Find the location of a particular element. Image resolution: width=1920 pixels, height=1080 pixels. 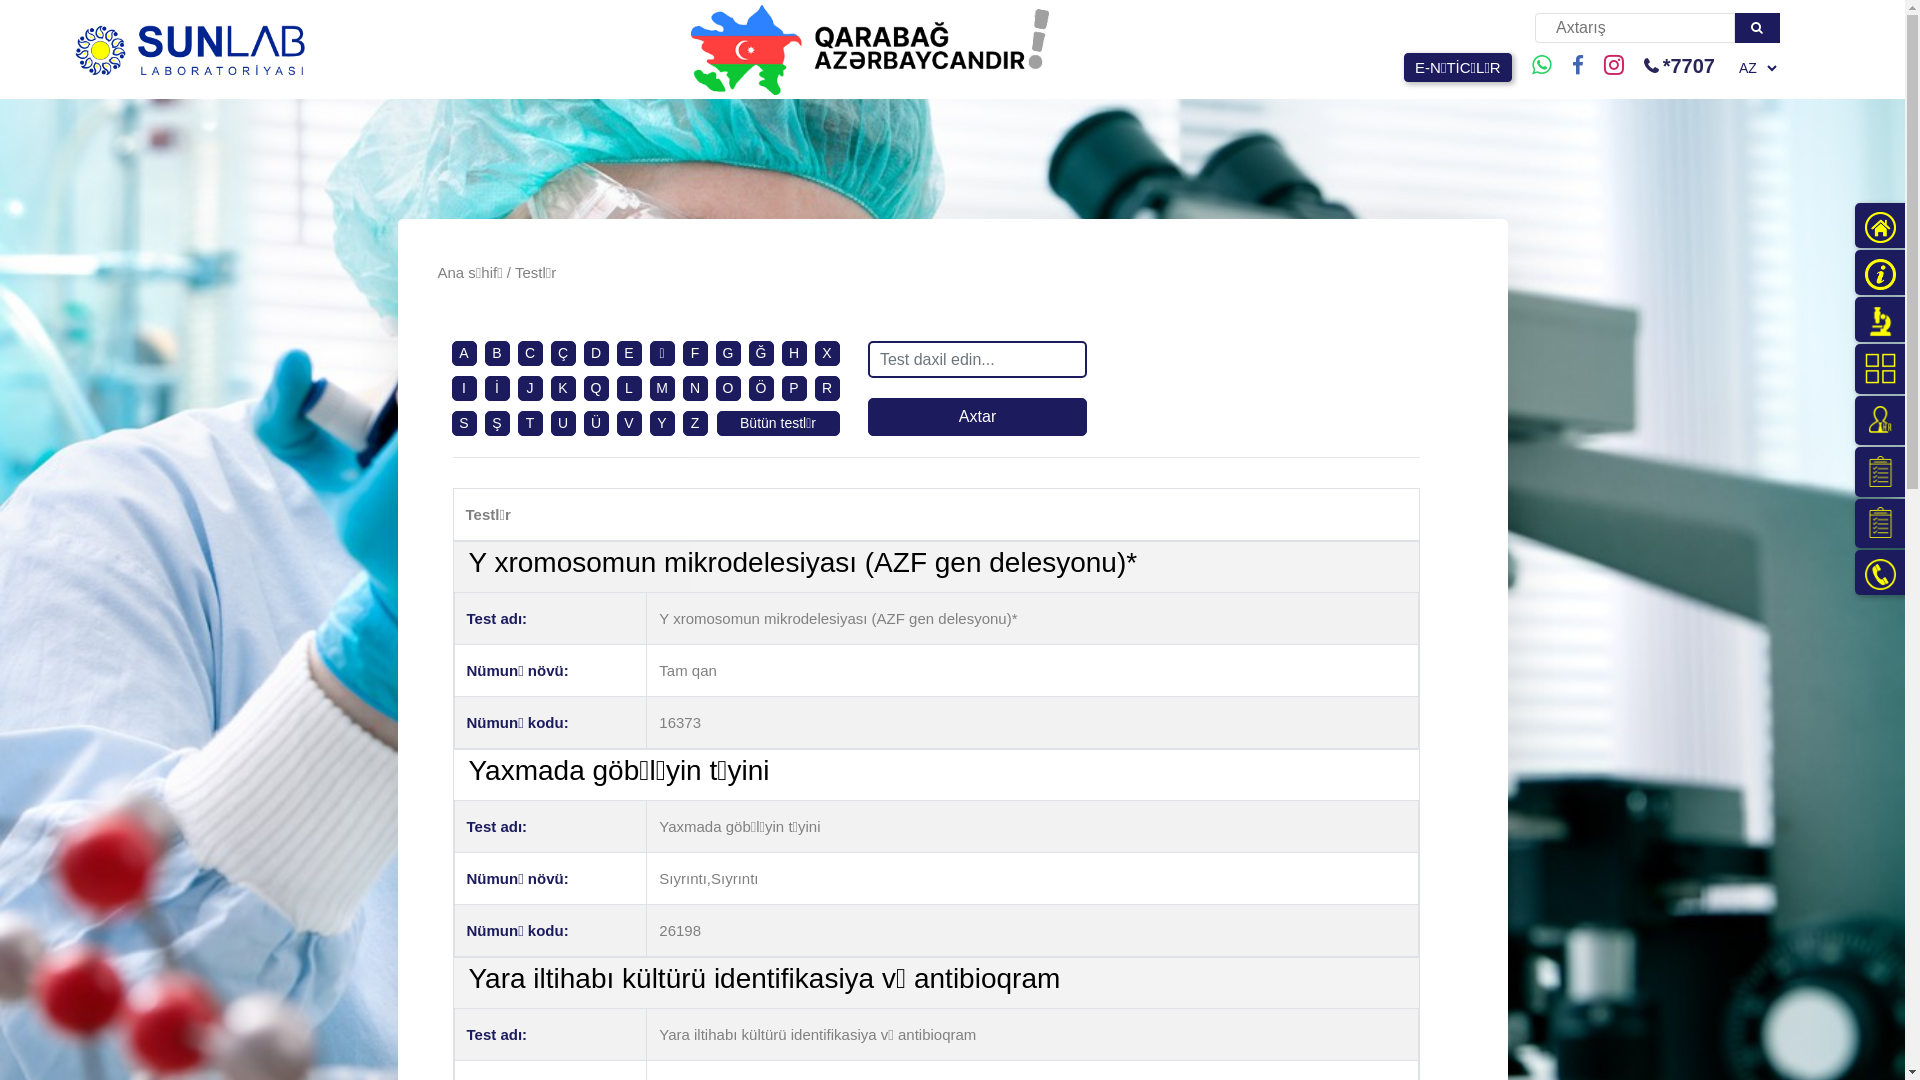

'A' is located at coordinates (458, 352).